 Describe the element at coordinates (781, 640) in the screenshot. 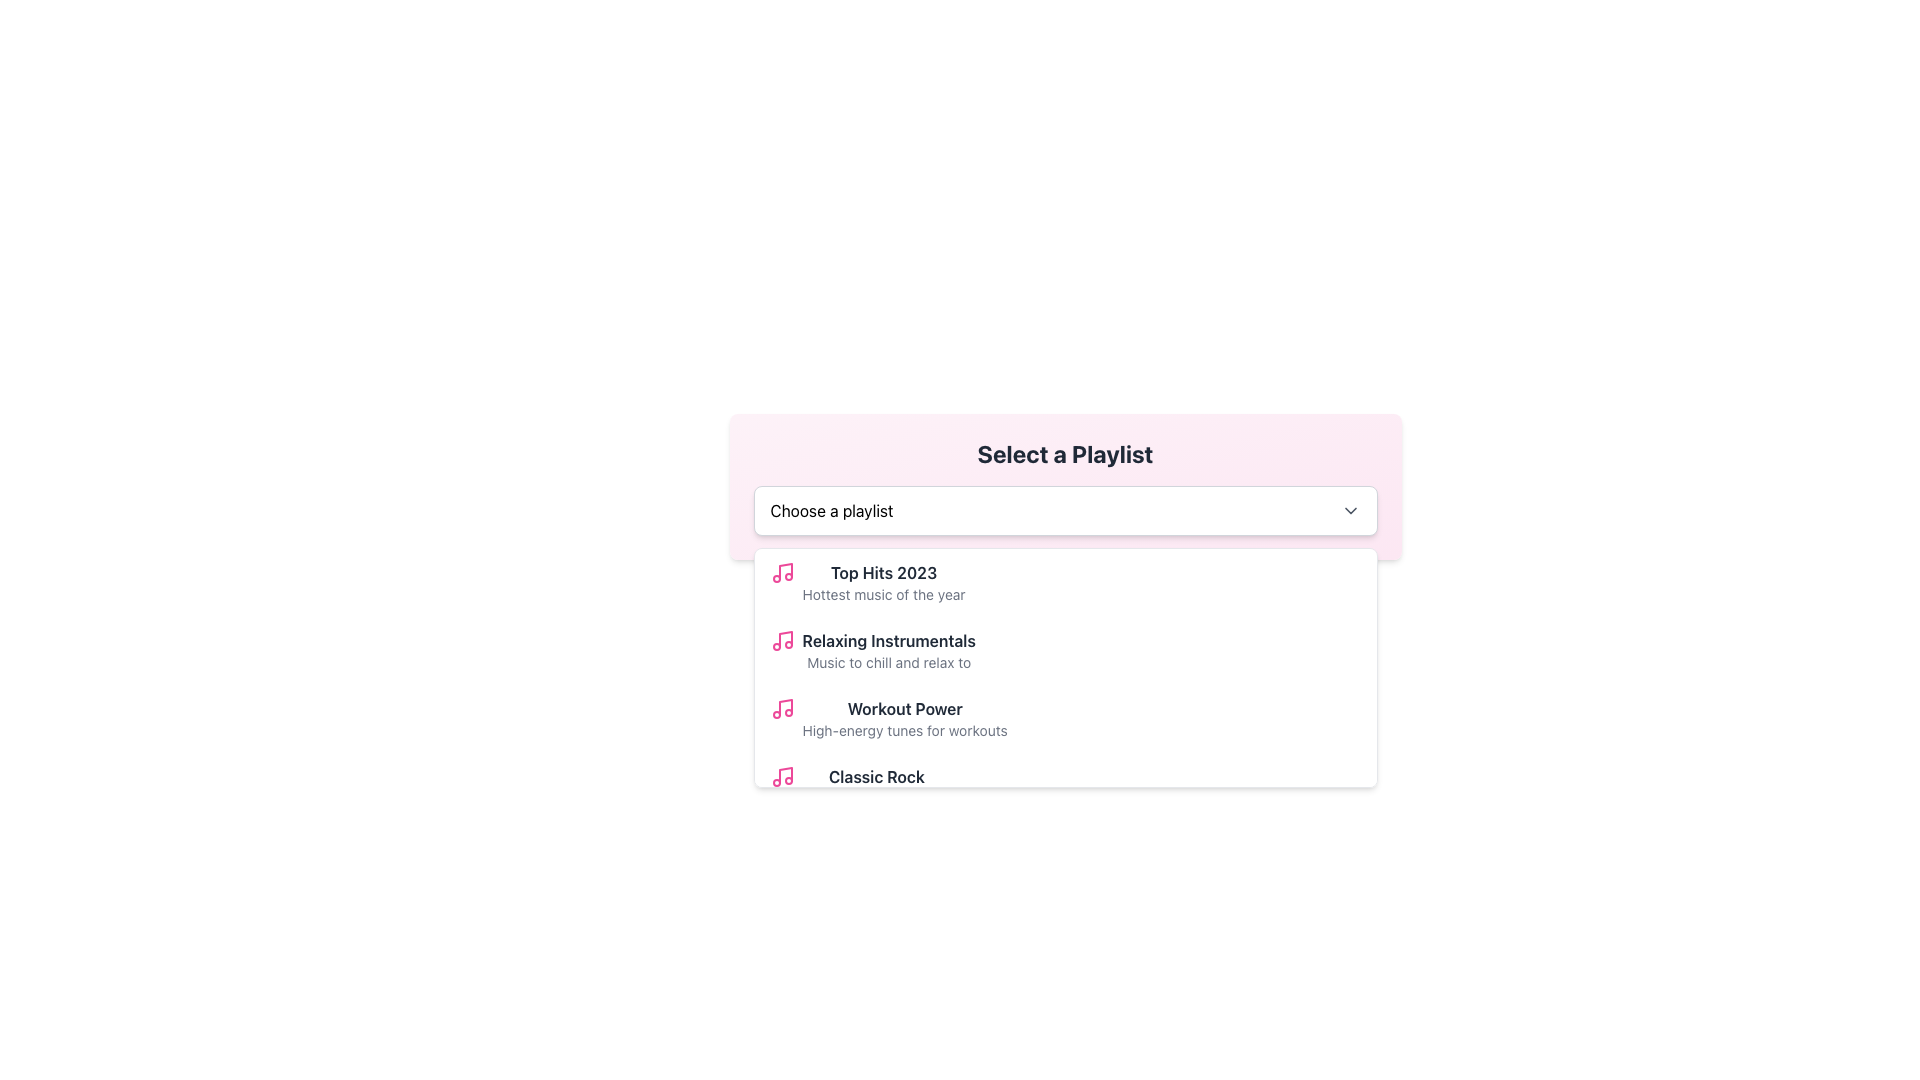

I see `the playlist icon representing 'Relaxing Instrumentals' located to the left of its text label in the dropdown menu under 'Select a Playlist'` at that location.